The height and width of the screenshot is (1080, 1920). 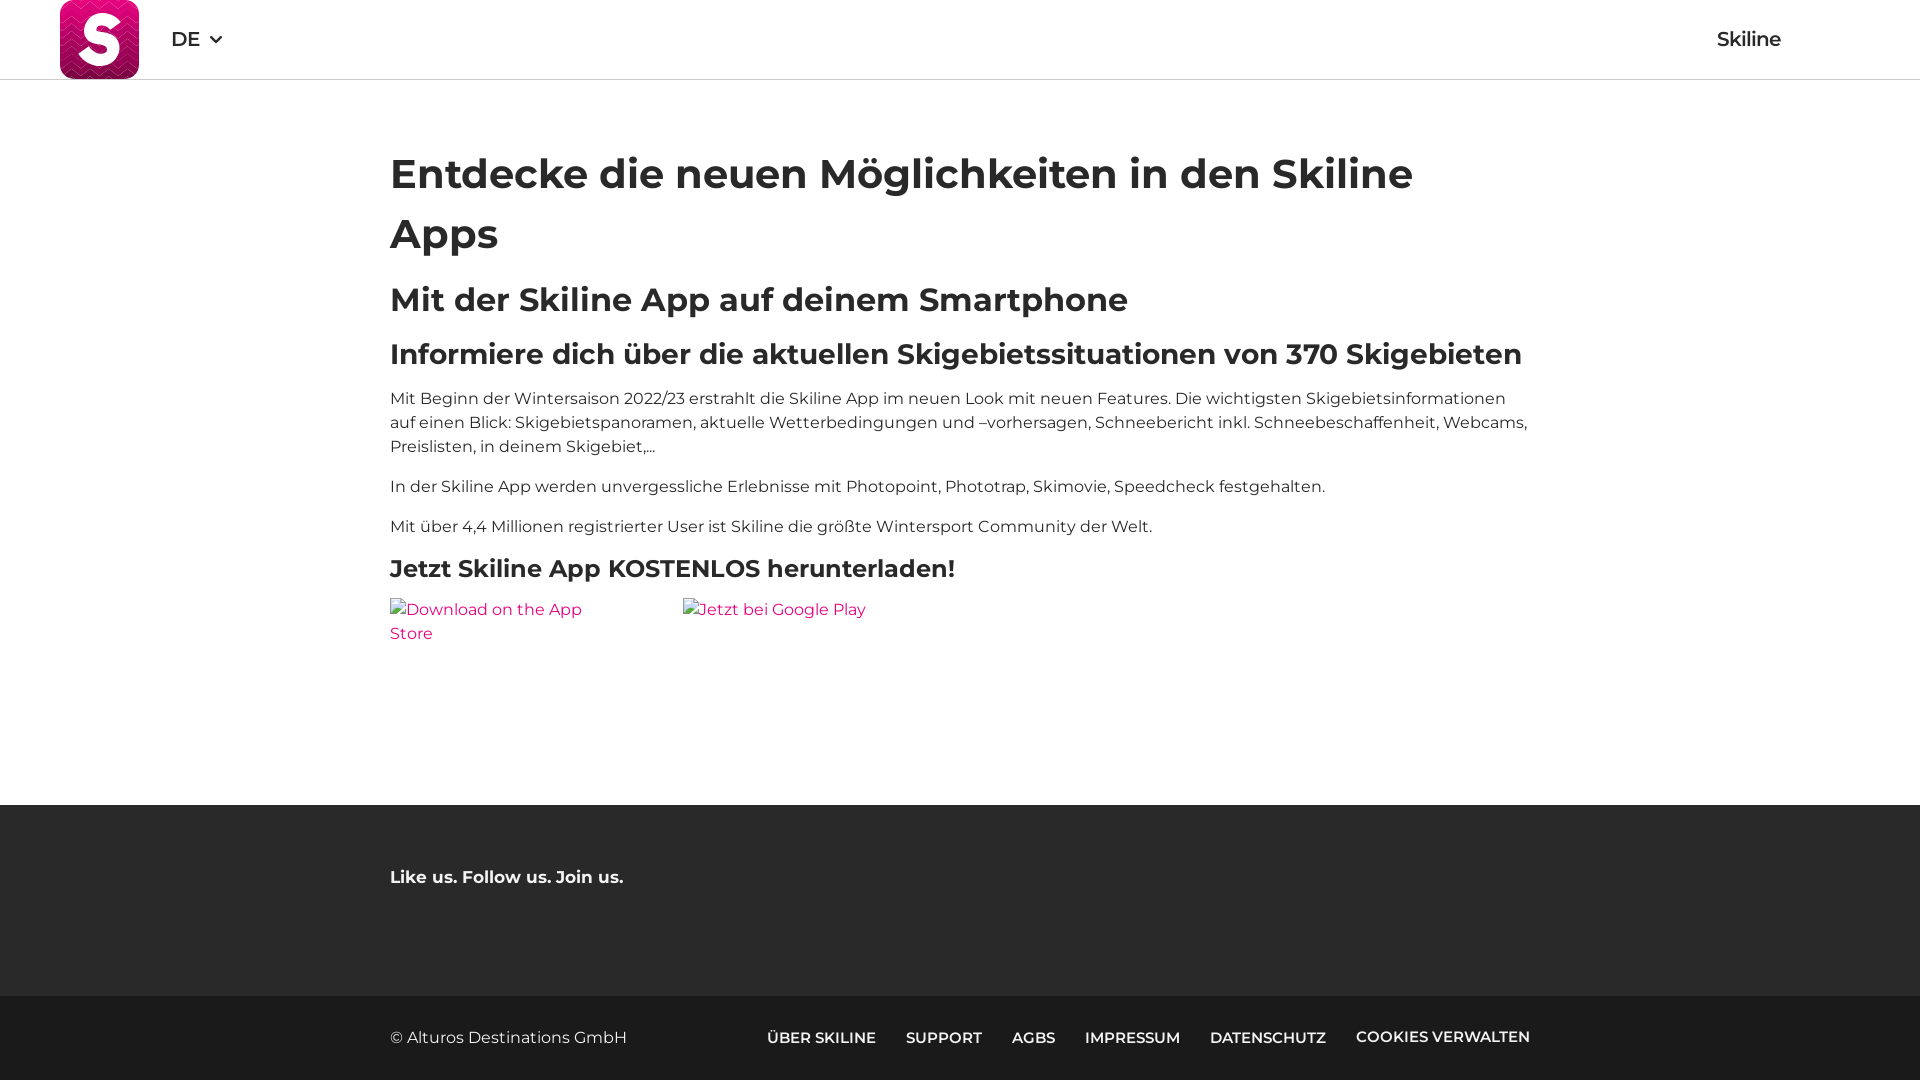 What do you see at coordinates (1132, 1036) in the screenshot?
I see `'IMPRESSUM'` at bounding box center [1132, 1036].